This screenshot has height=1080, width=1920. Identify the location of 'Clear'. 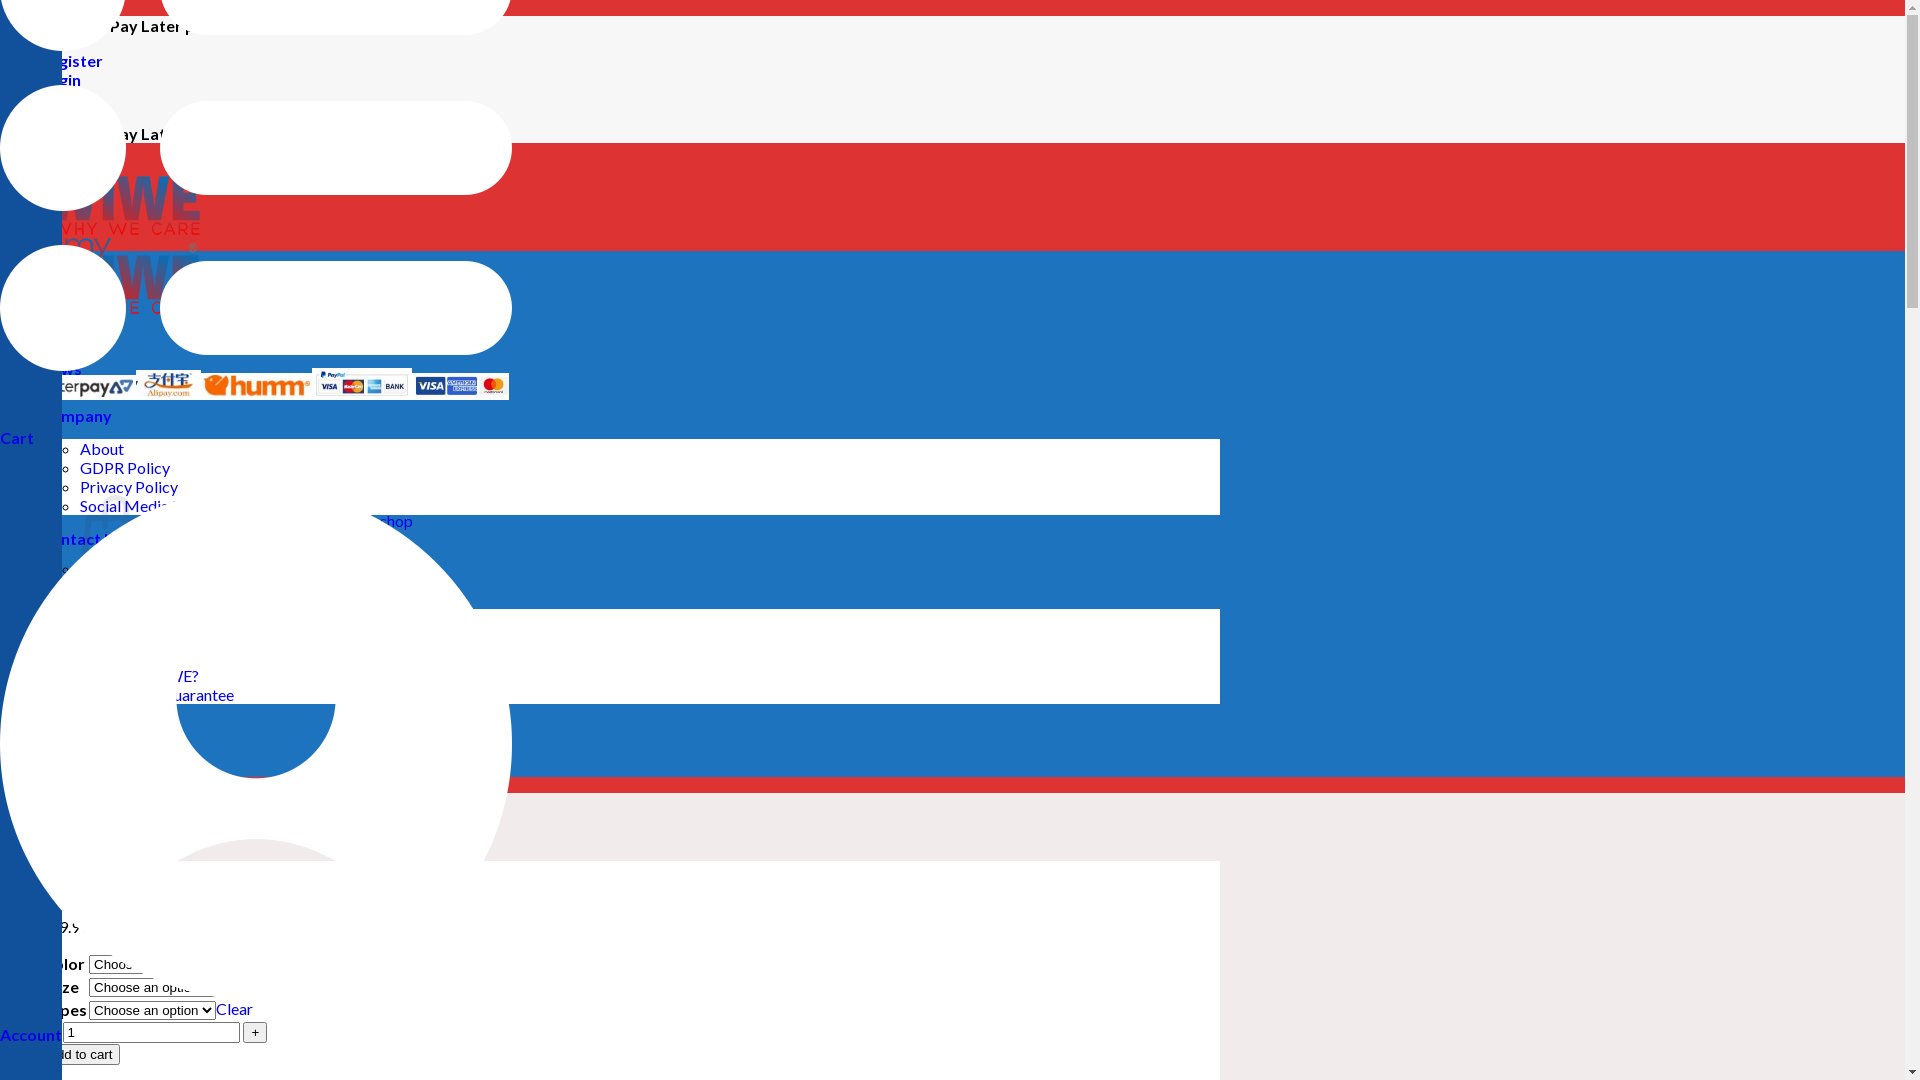
(234, 1008).